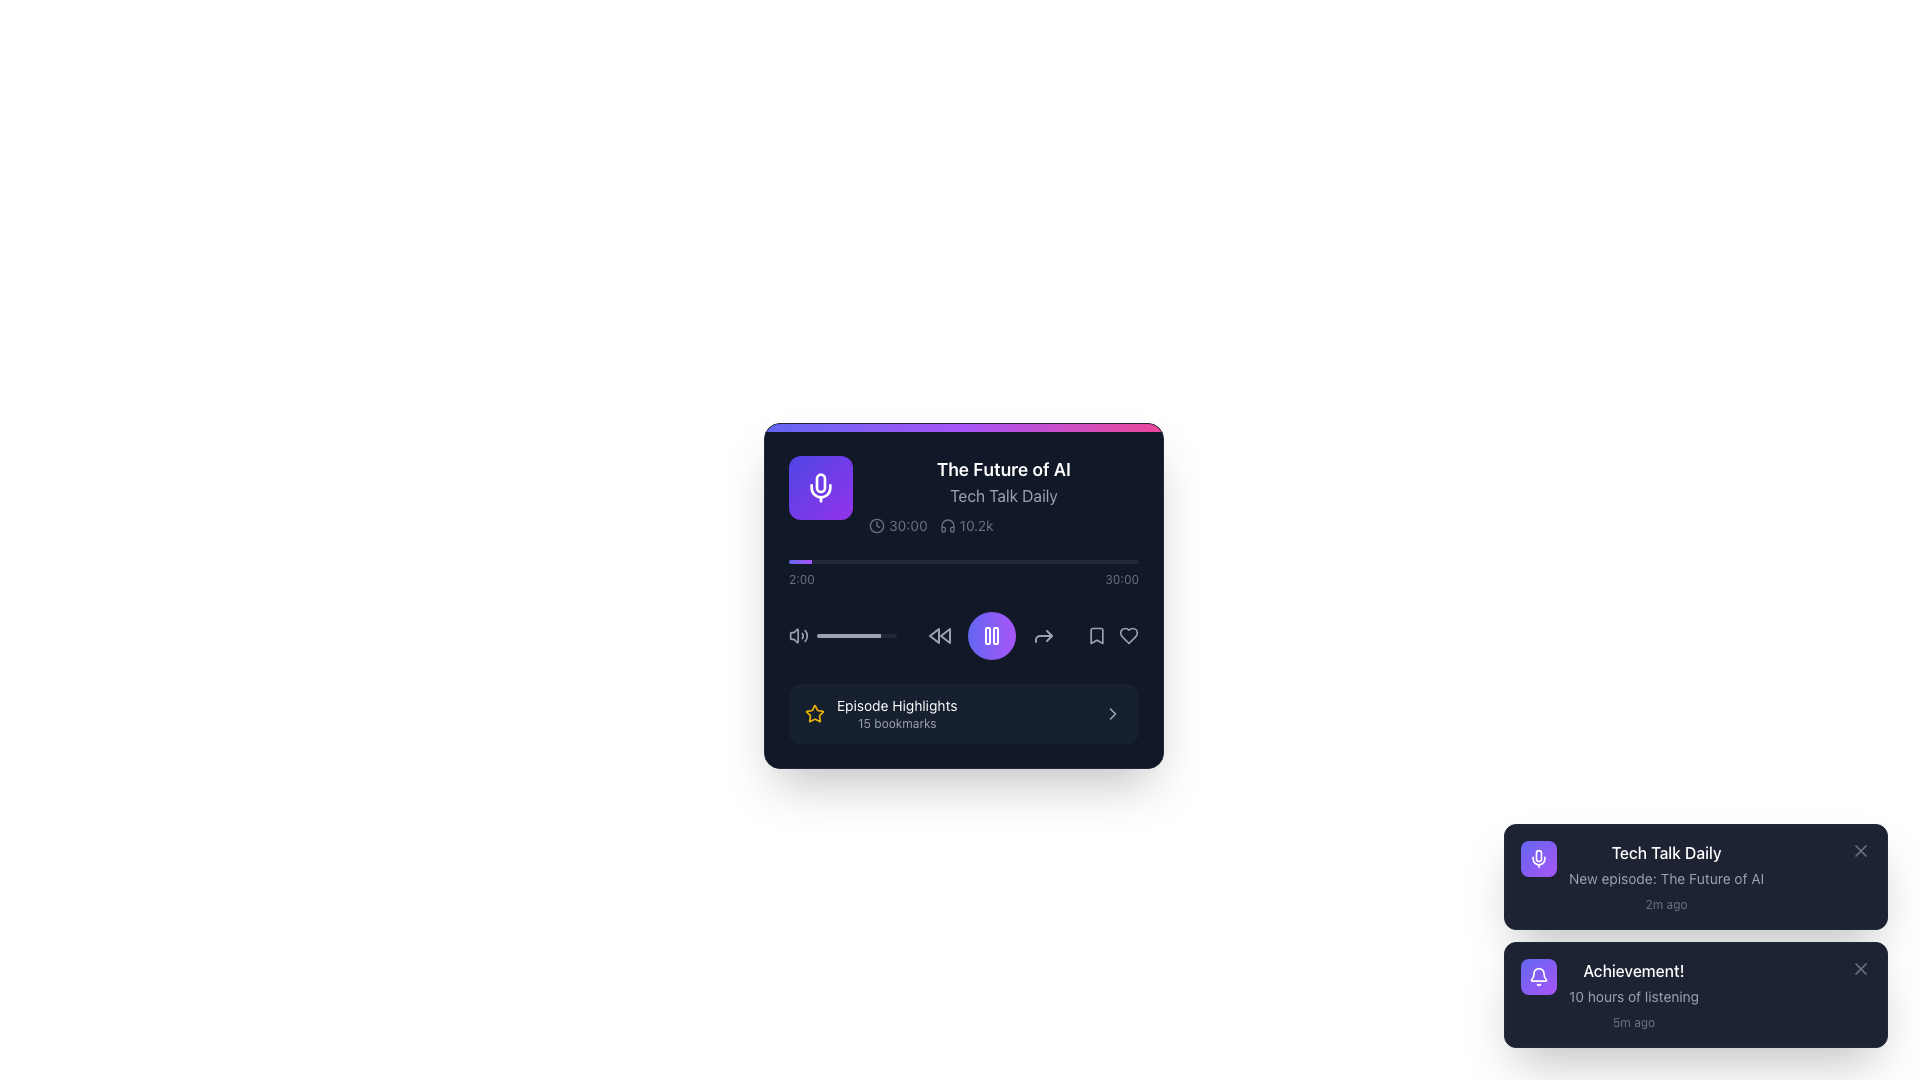 This screenshot has width=1920, height=1080. What do you see at coordinates (1718, 875) in the screenshot?
I see `the notification card titled 'Tech Talk Daily', which includes a description of a new episode and a timestamp, positioned in a notification list` at bounding box center [1718, 875].